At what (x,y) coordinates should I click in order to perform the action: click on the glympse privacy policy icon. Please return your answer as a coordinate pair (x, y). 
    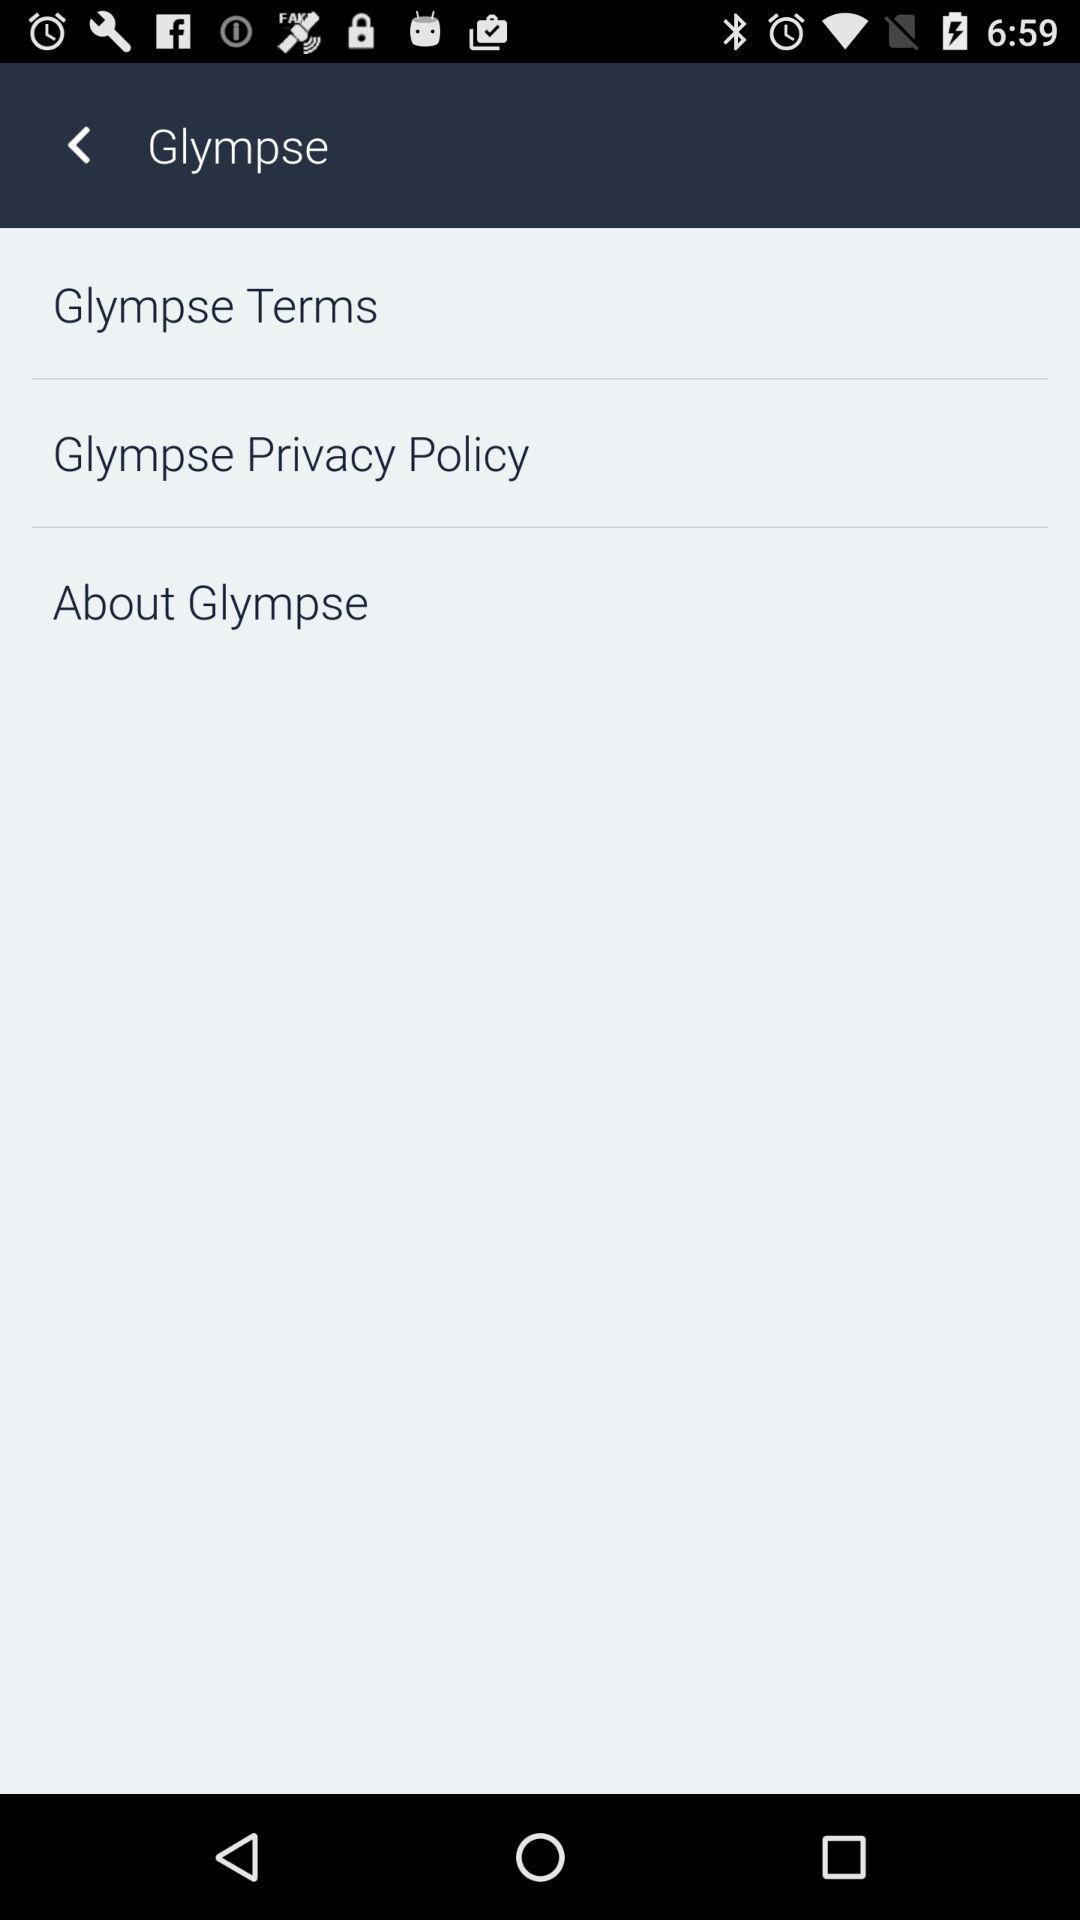
    Looking at the image, I should click on (540, 451).